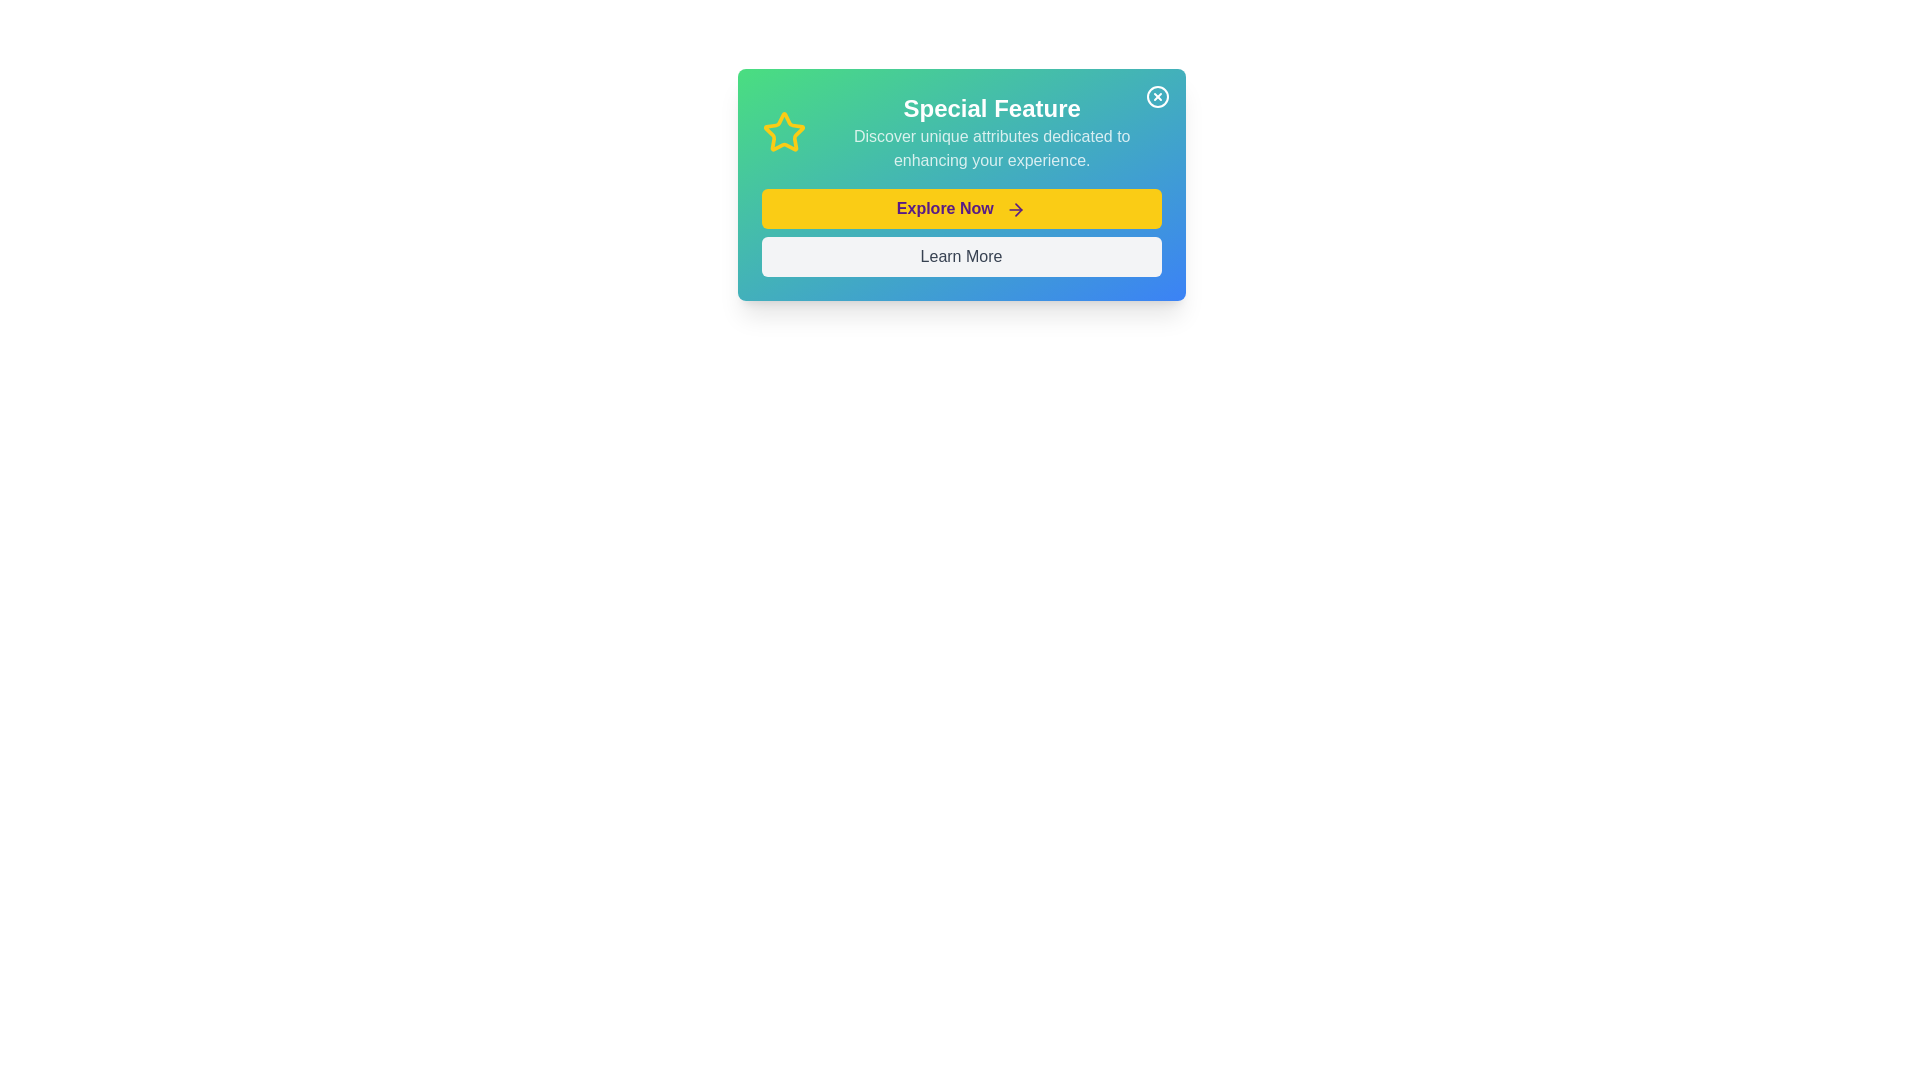  What do you see at coordinates (992, 108) in the screenshot?
I see `the Heading element that indicates the theme or subject of the interface, located at the upper-central region of the panel, above the text 'Discover unique attributes dedicated to enhancing your experience.'` at bounding box center [992, 108].